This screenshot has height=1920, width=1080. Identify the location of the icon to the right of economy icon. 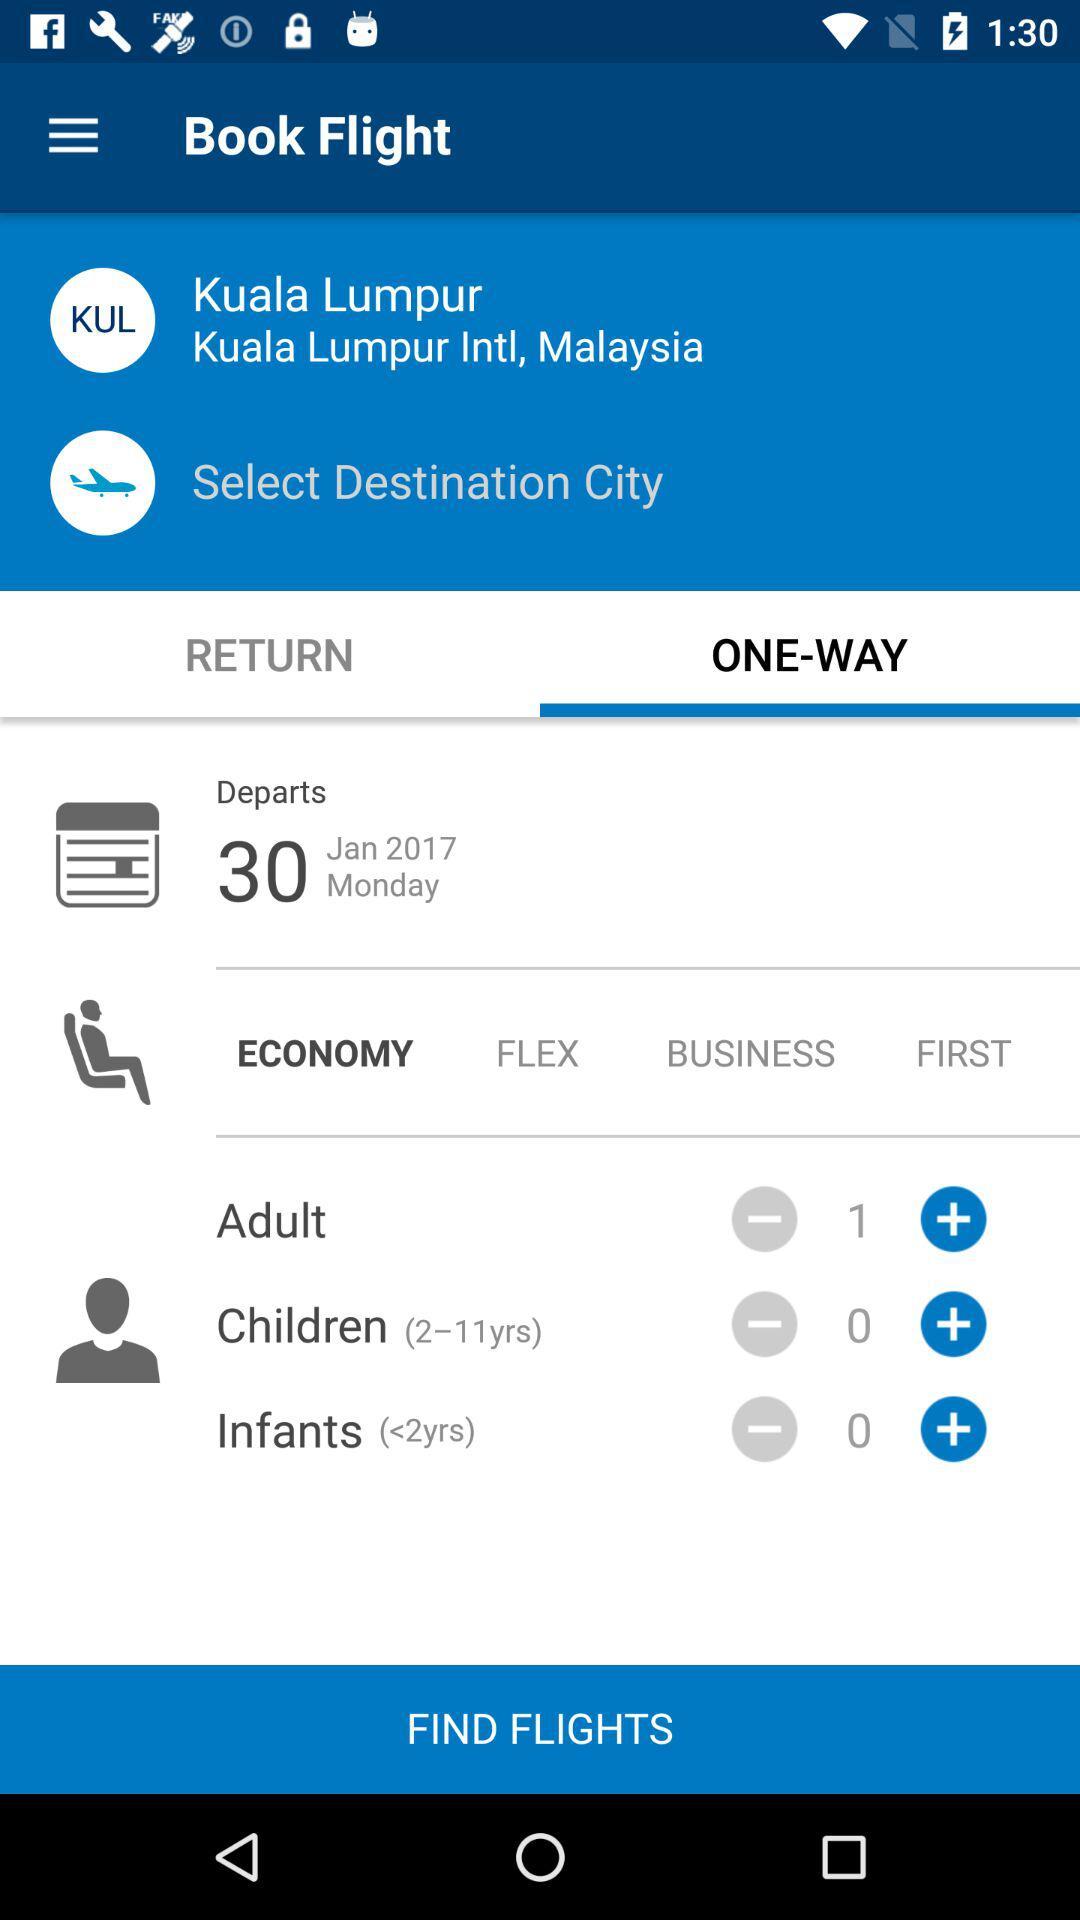
(537, 1051).